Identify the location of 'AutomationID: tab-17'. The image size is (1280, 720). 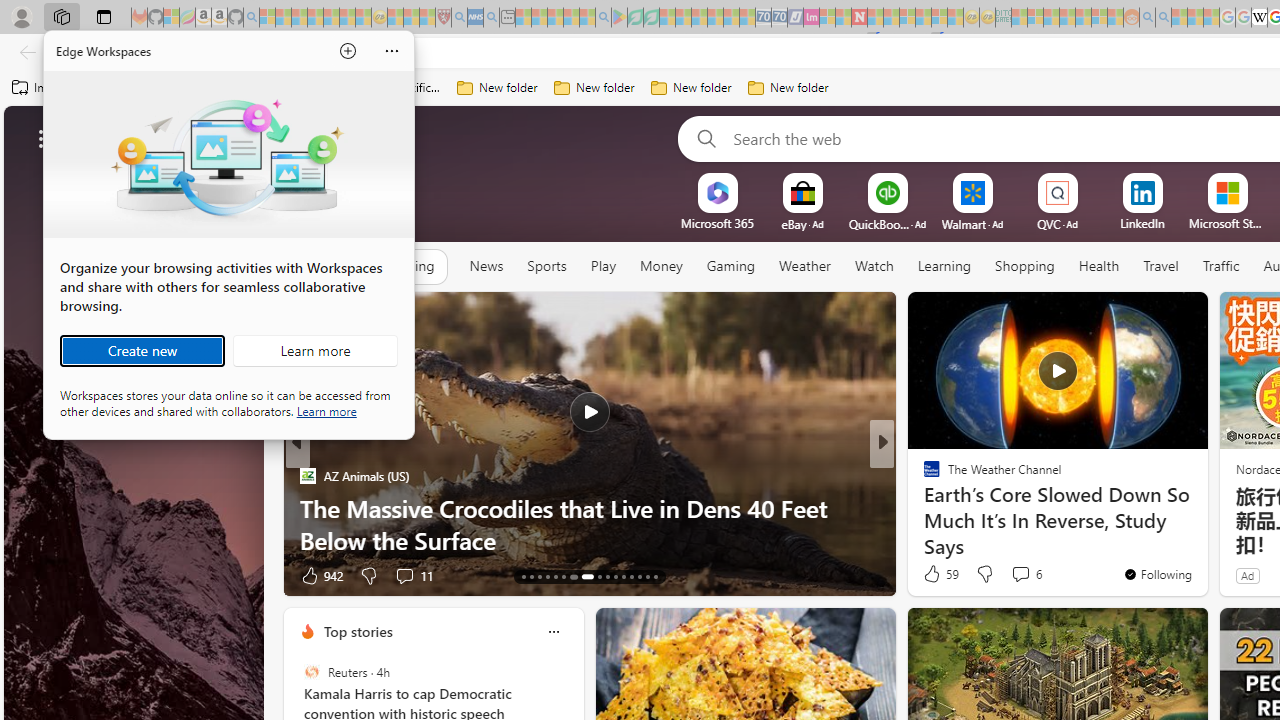
(555, 577).